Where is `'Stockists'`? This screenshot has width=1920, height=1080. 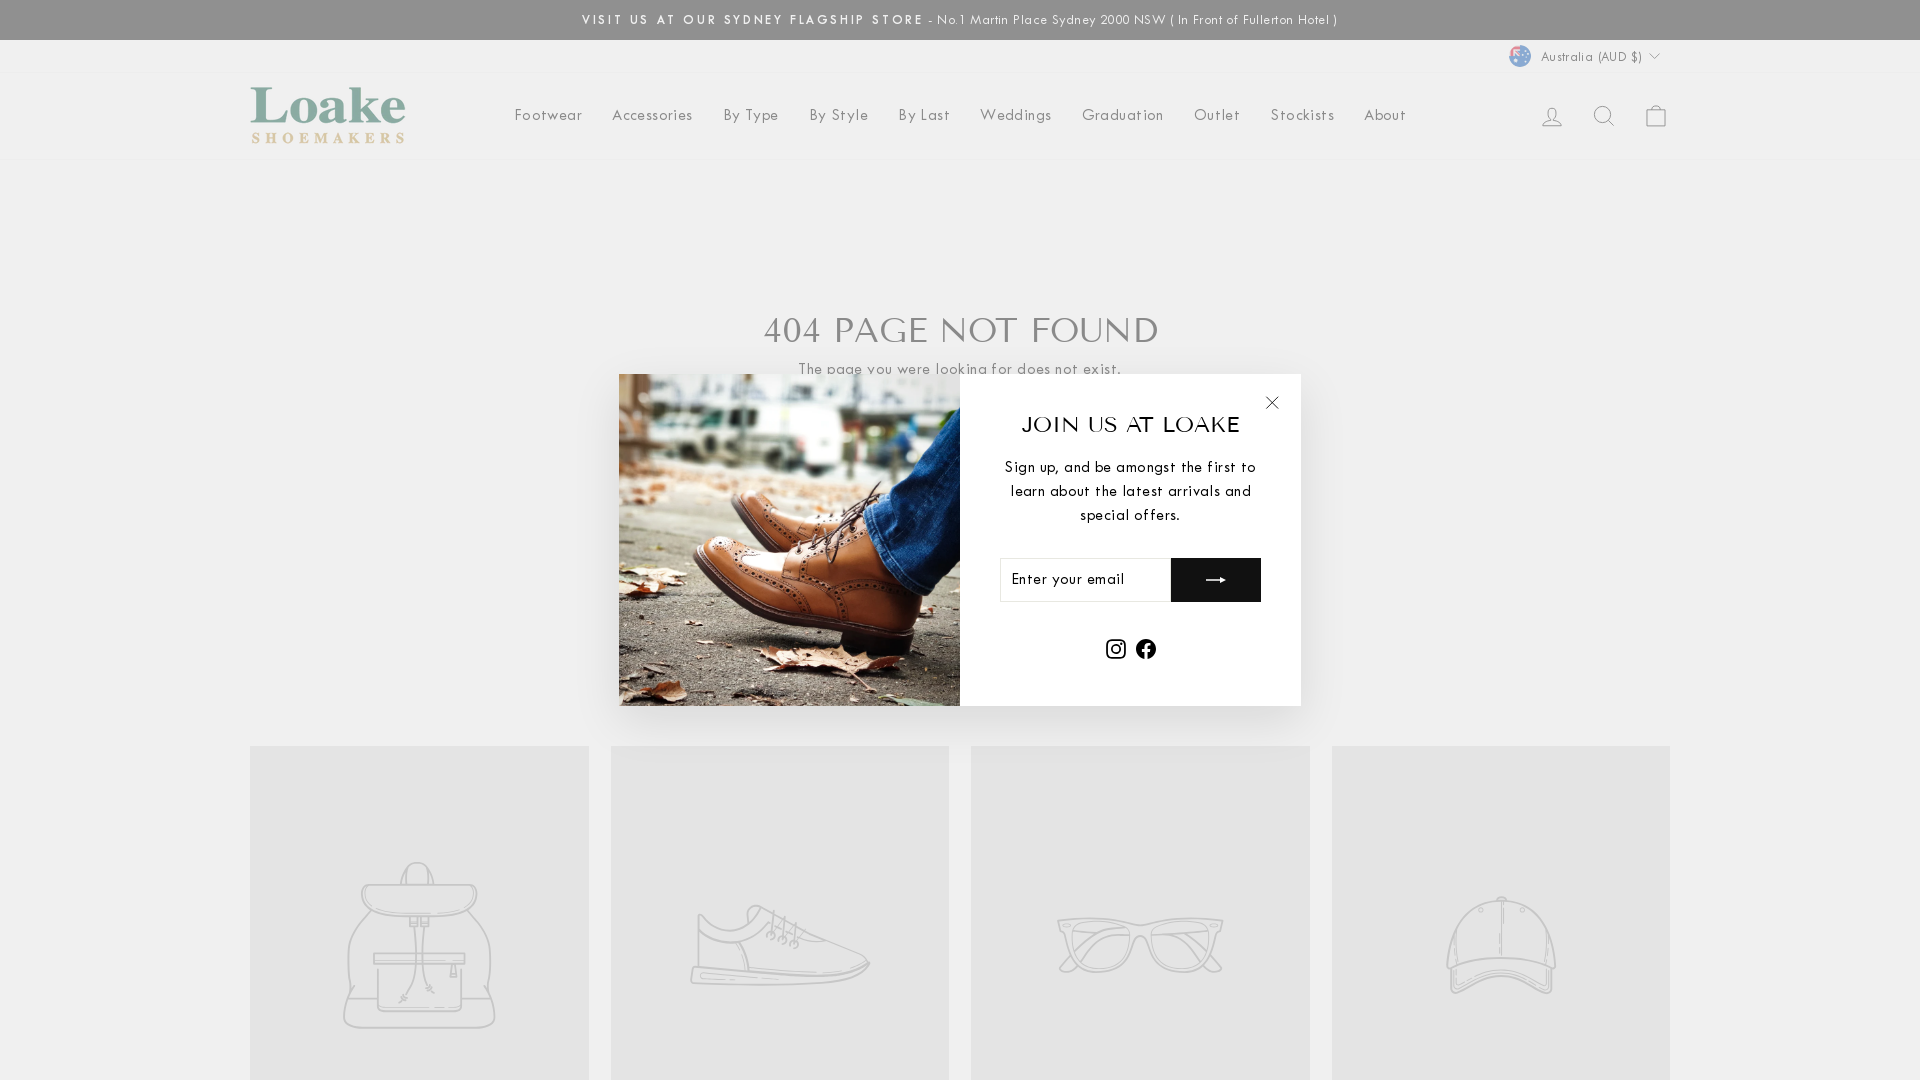
'Stockists' is located at coordinates (1301, 115).